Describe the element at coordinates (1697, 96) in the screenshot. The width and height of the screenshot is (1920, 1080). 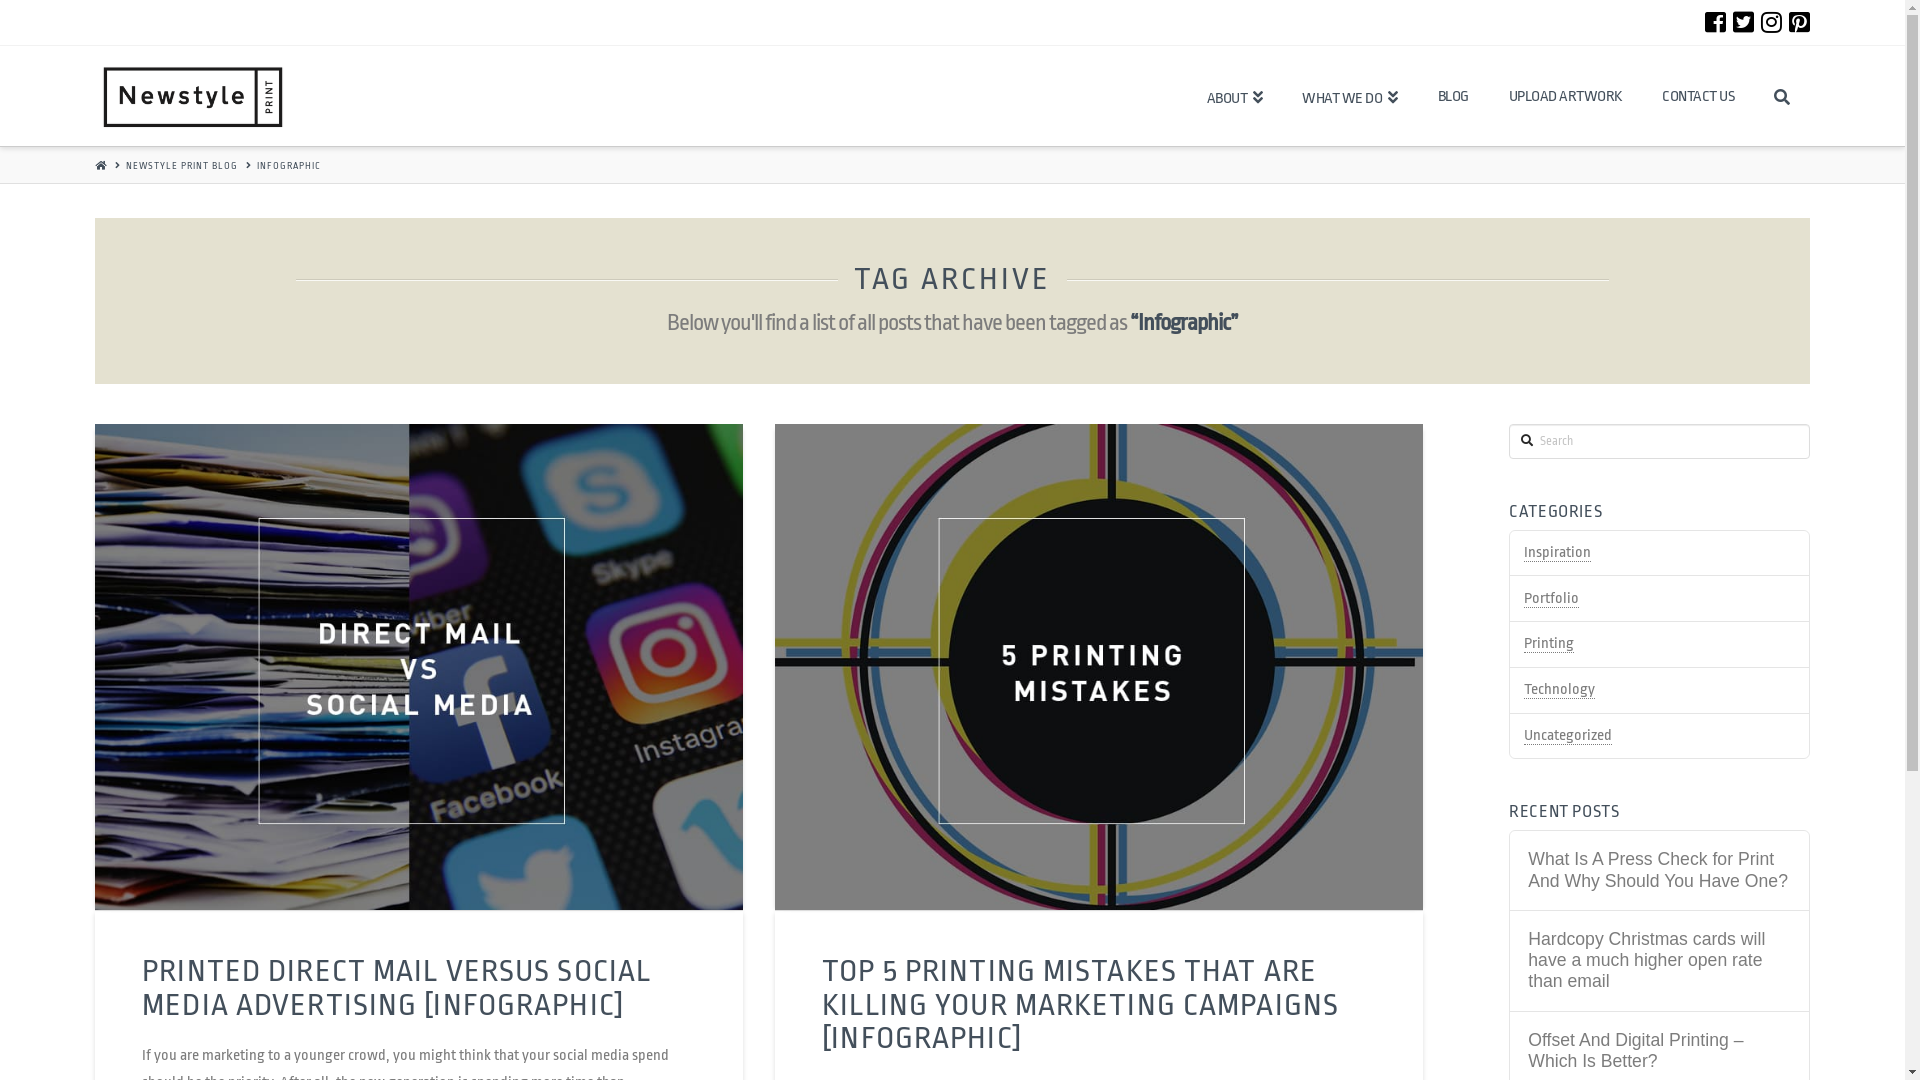
I see `'CONTACT US'` at that location.